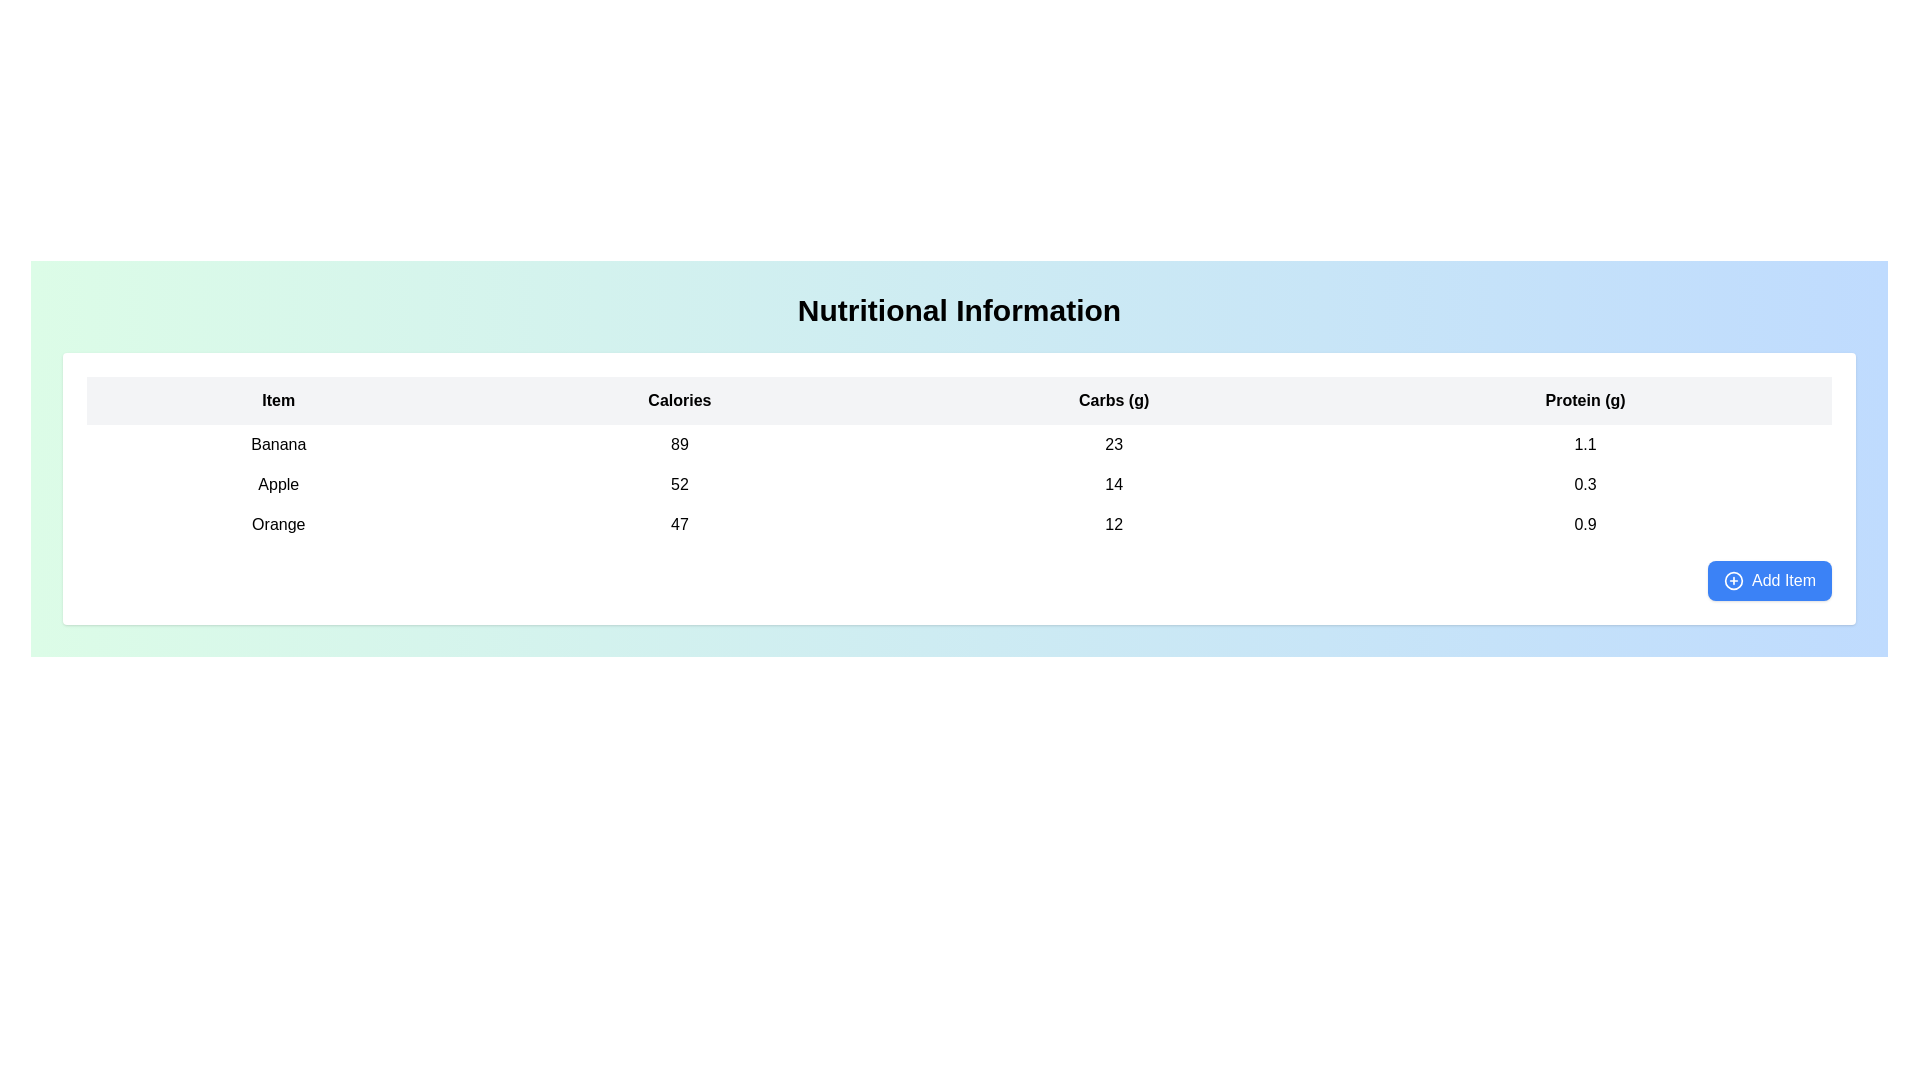  Describe the element at coordinates (679, 401) in the screenshot. I see `the table header cell containing the text 'Calories', which is the second column in the header row of the table` at that location.